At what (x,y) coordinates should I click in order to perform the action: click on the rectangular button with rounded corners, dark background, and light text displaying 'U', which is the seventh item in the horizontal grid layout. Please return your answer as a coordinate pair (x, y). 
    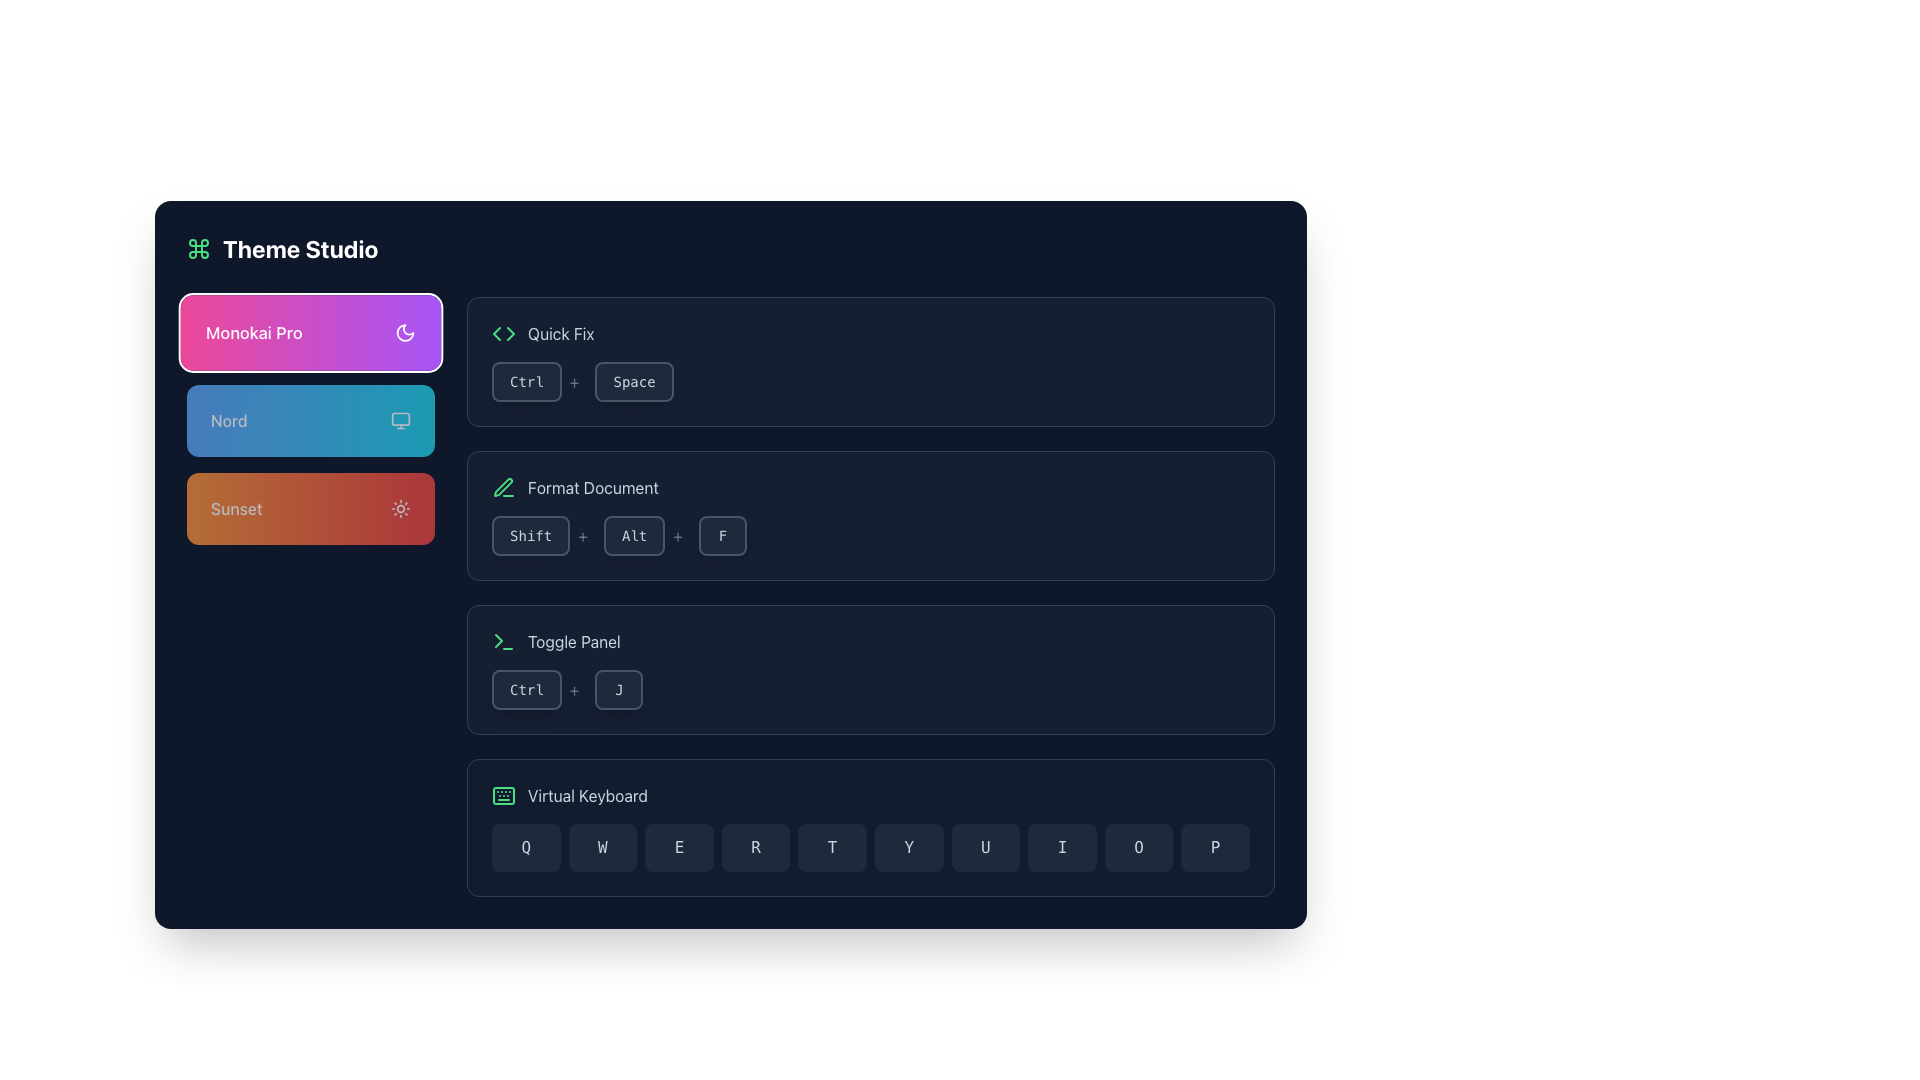
    Looking at the image, I should click on (985, 848).